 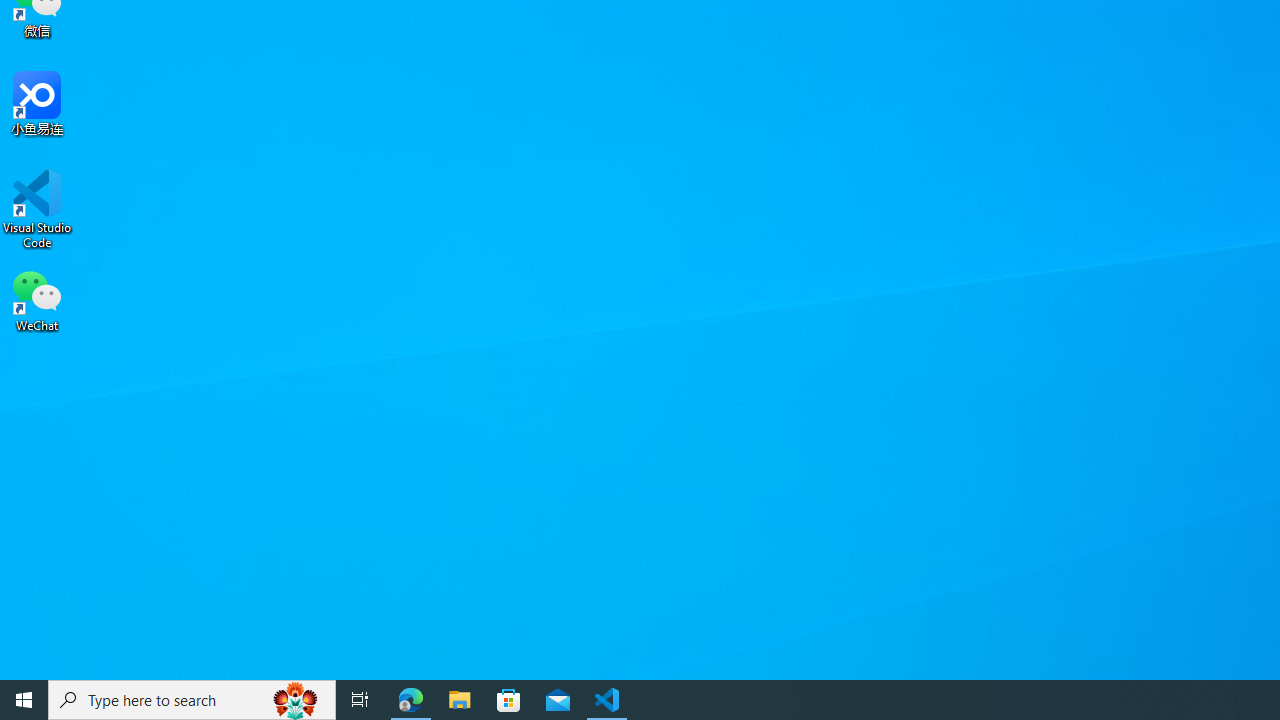 I want to click on 'Task View', so click(x=359, y=698).